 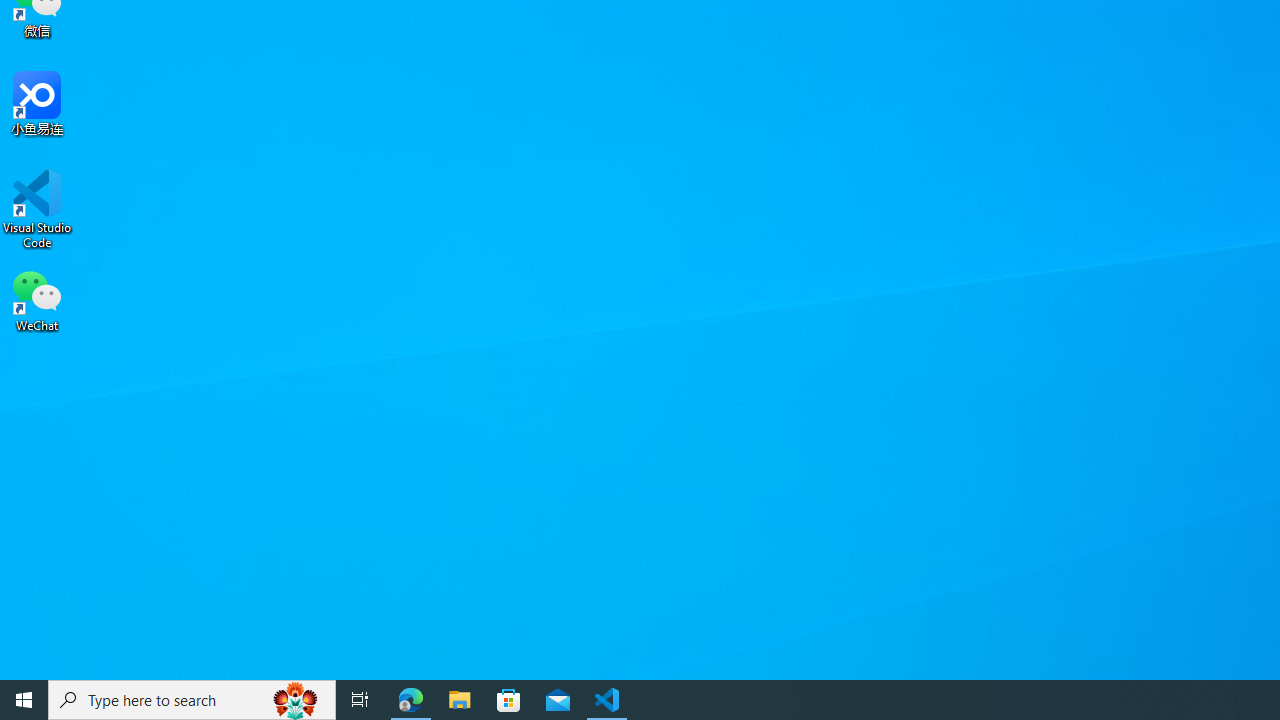 I want to click on 'Task View', so click(x=359, y=698).